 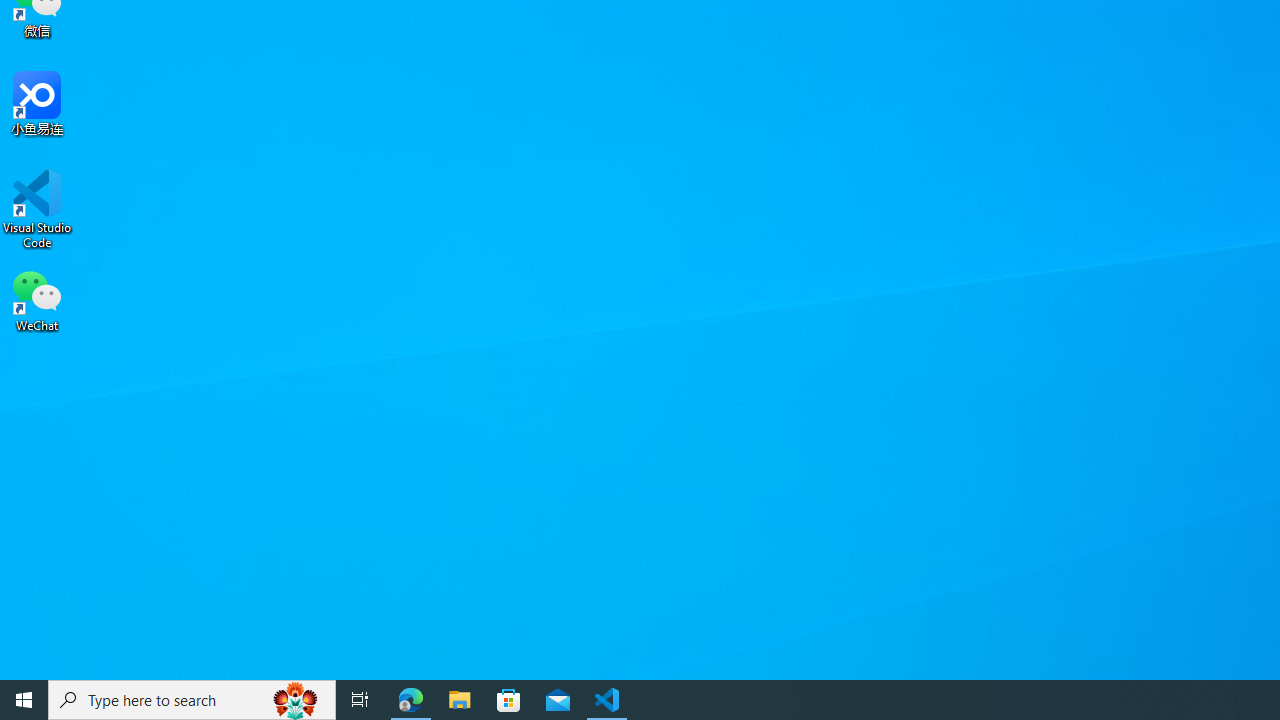 I want to click on 'Task View', so click(x=359, y=698).